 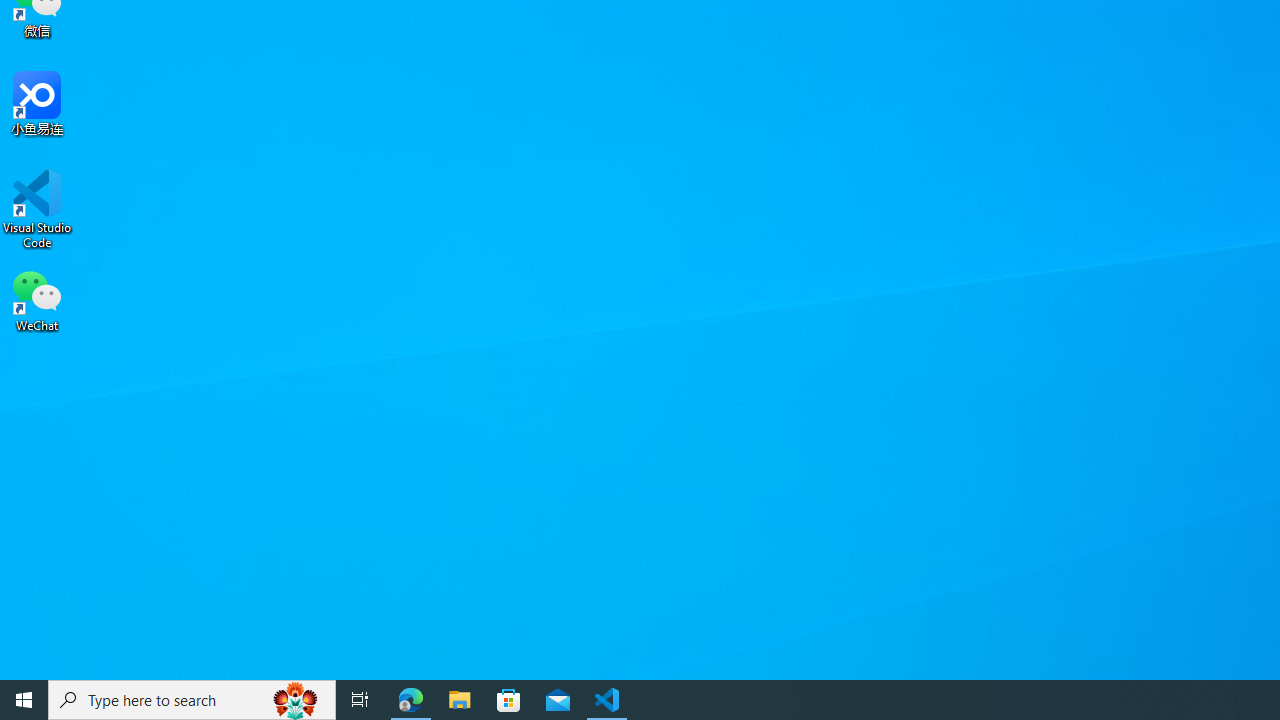 I want to click on 'Task View', so click(x=359, y=698).